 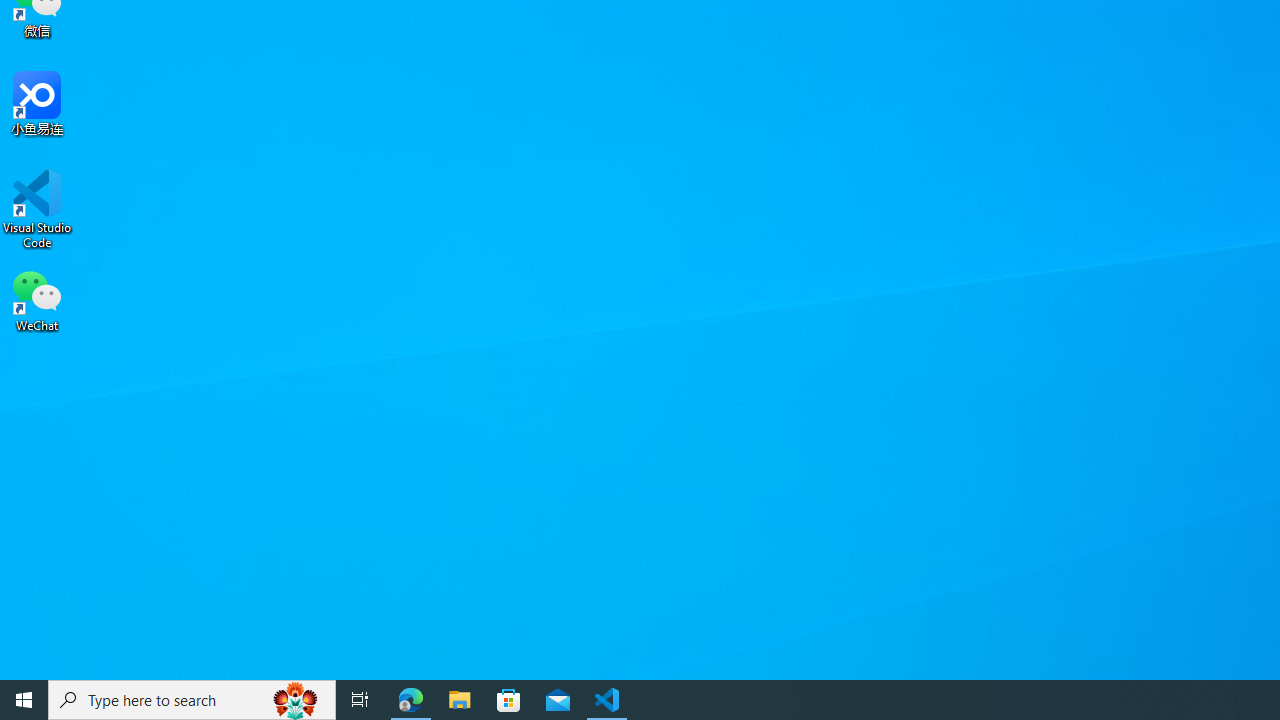 I want to click on 'Task View', so click(x=359, y=698).